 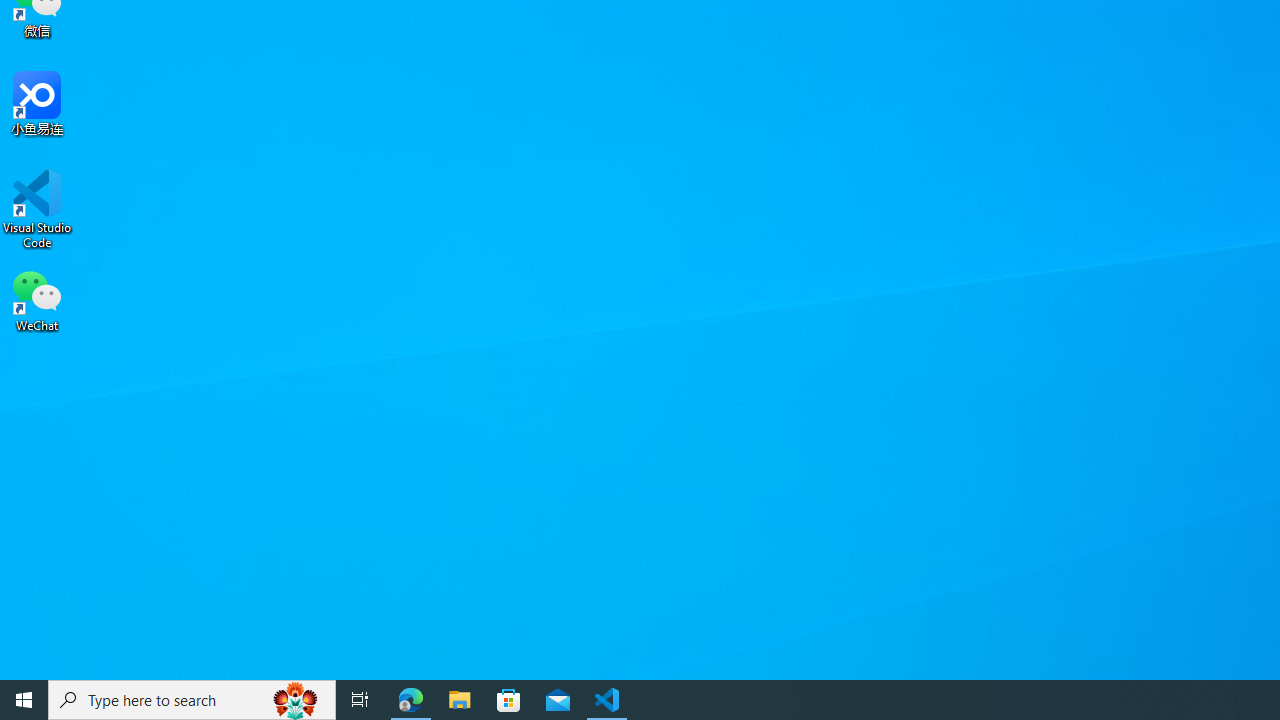 I want to click on 'Task View', so click(x=359, y=698).